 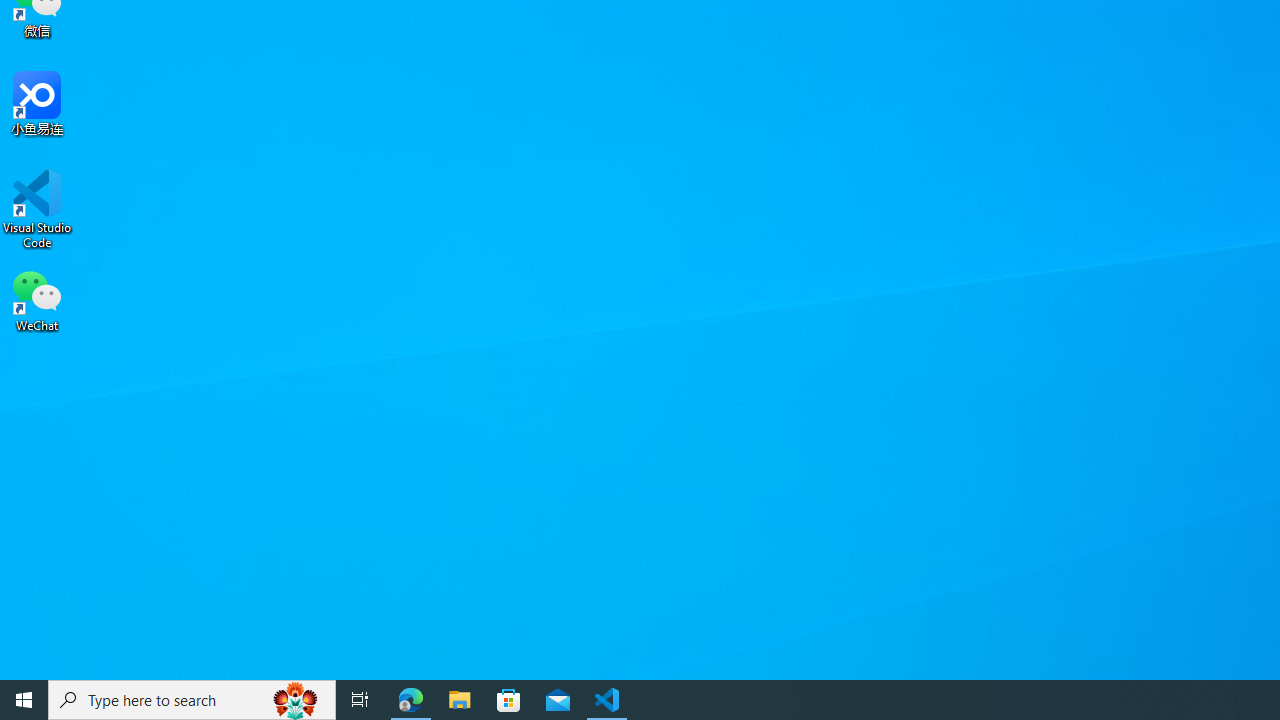 I want to click on 'Task View', so click(x=359, y=698).